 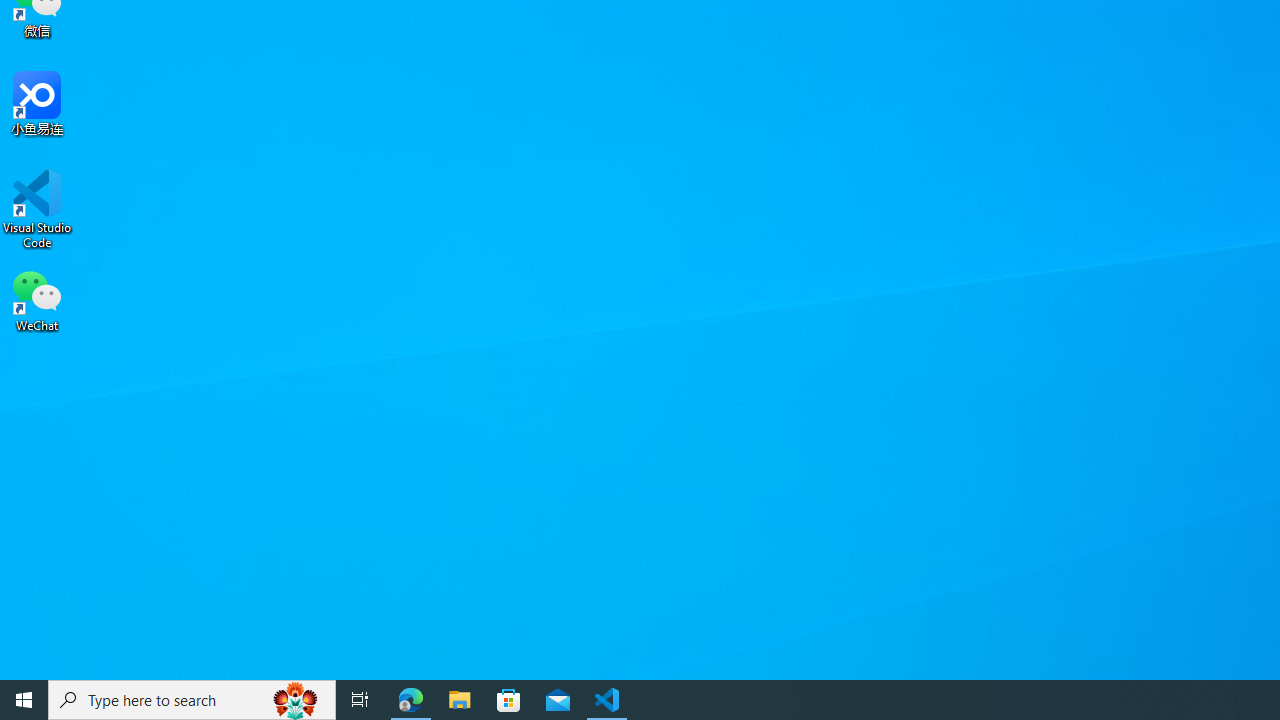 I want to click on 'Task View', so click(x=359, y=698).